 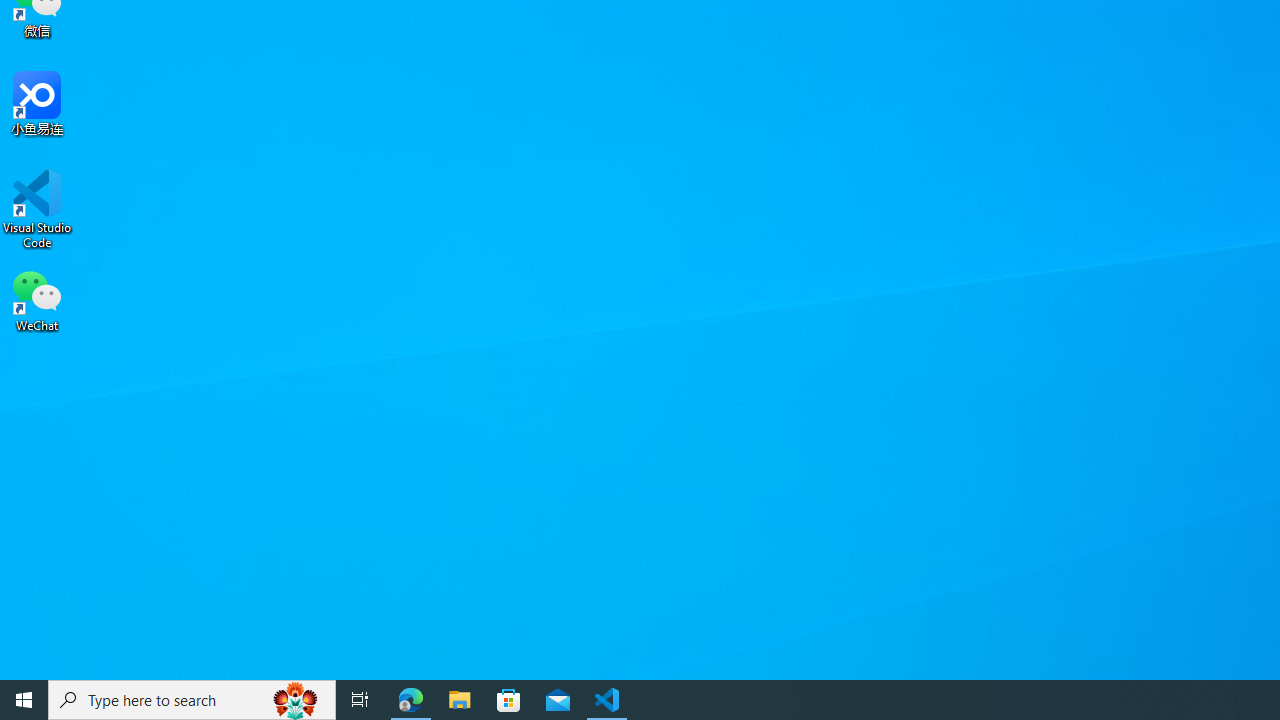 I want to click on 'Task View', so click(x=359, y=698).